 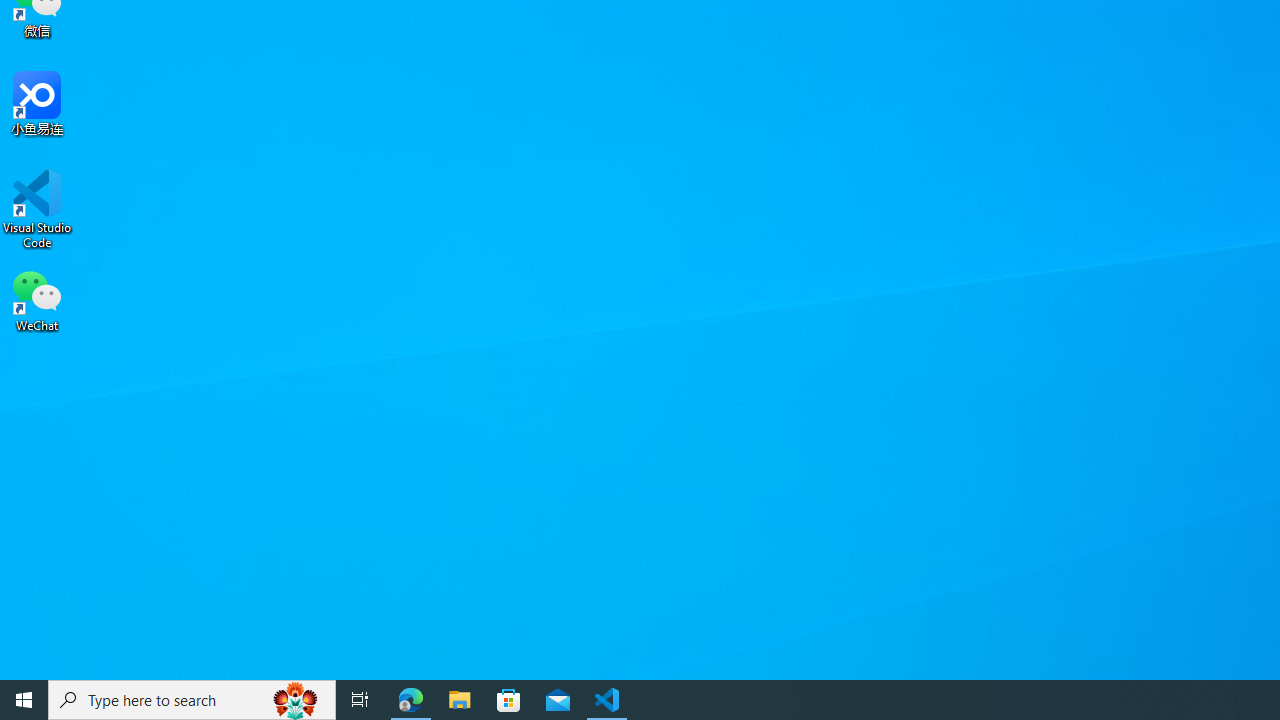 I want to click on 'Task View', so click(x=359, y=698).